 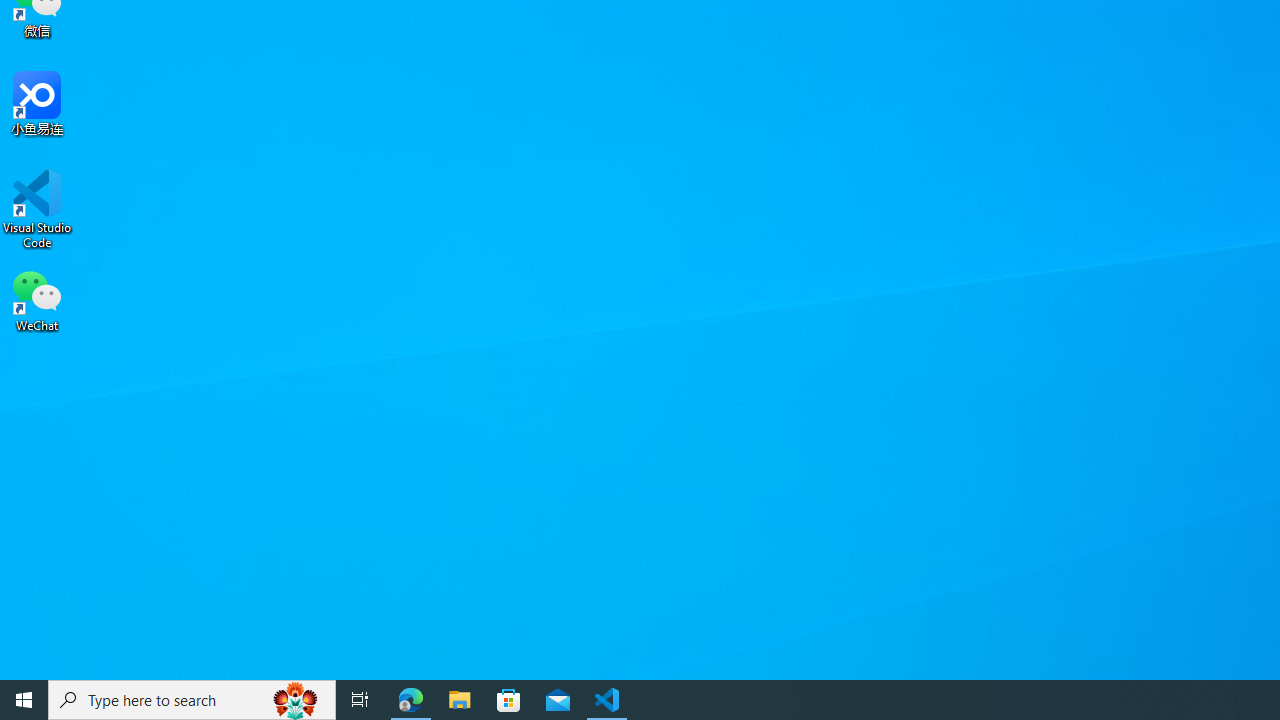 I want to click on 'Task View', so click(x=359, y=698).